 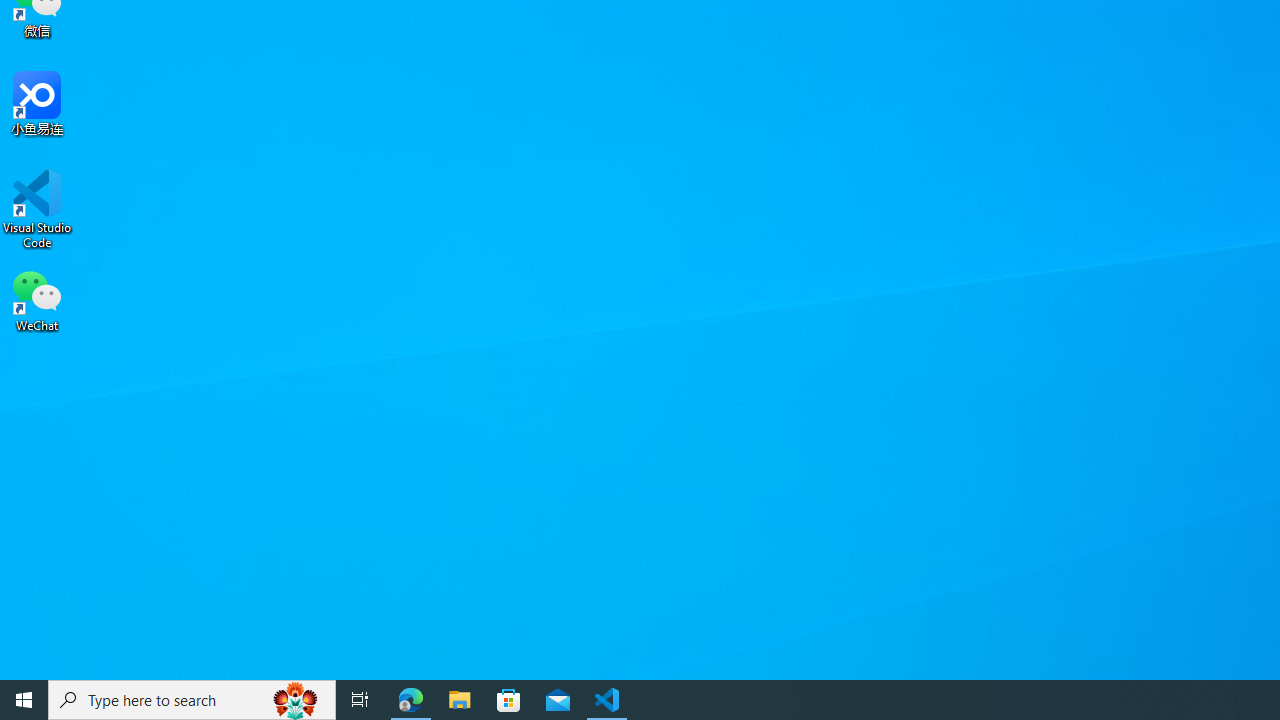 I want to click on 'Task View', so click(x=359, y=698).